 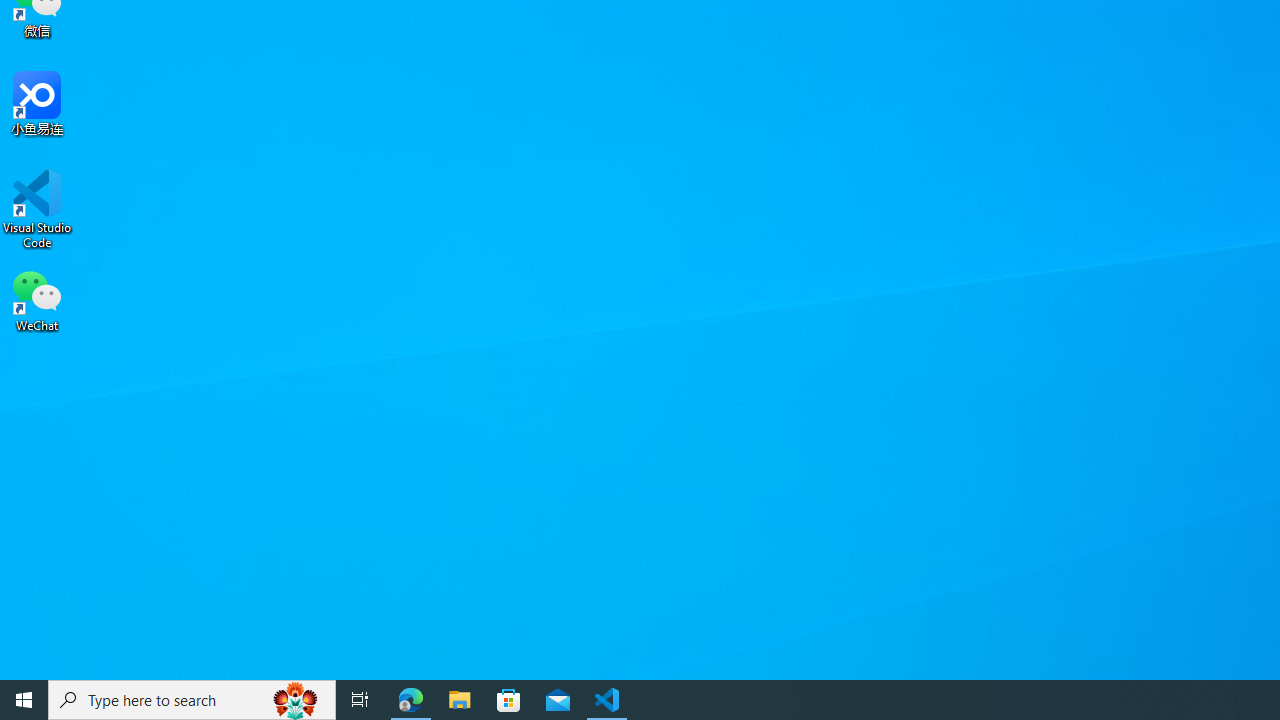 I want to click on 'Task View', so click(x=359, y=698).